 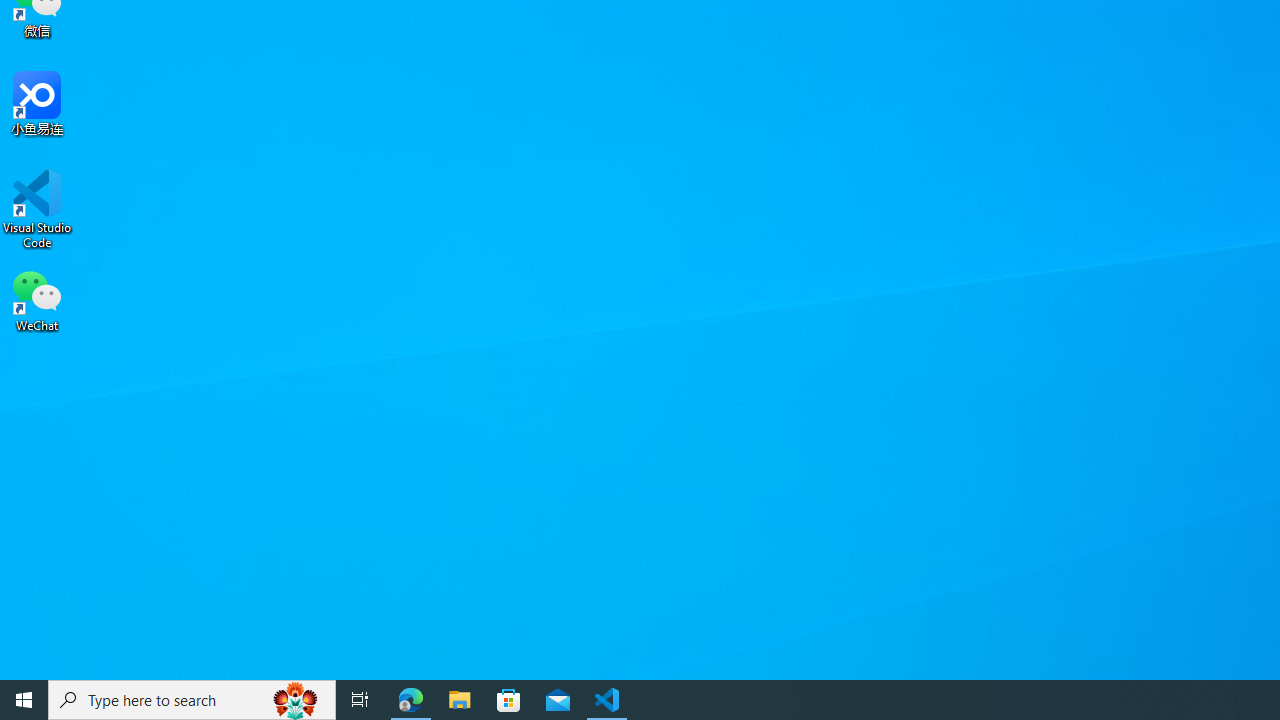 I want to click on 'Task View', so click(x=359, y=698).